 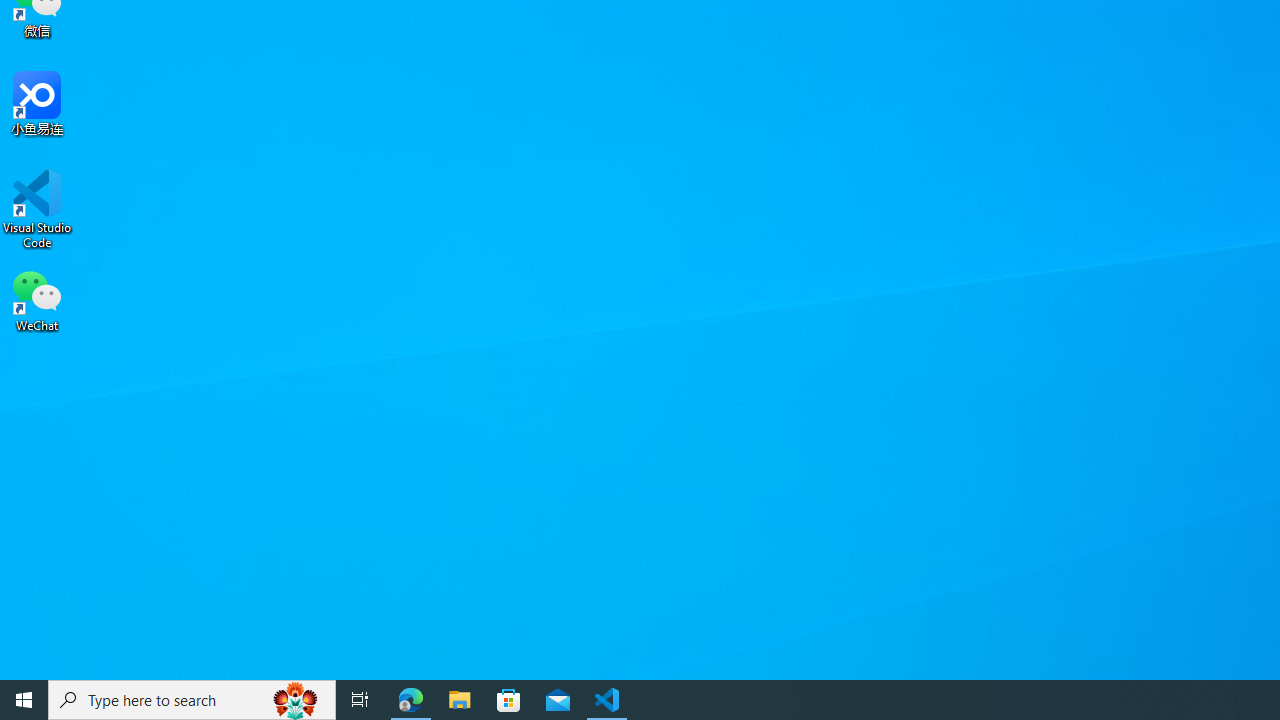 I want to click on 'Task View', so click(x=359, y=698).